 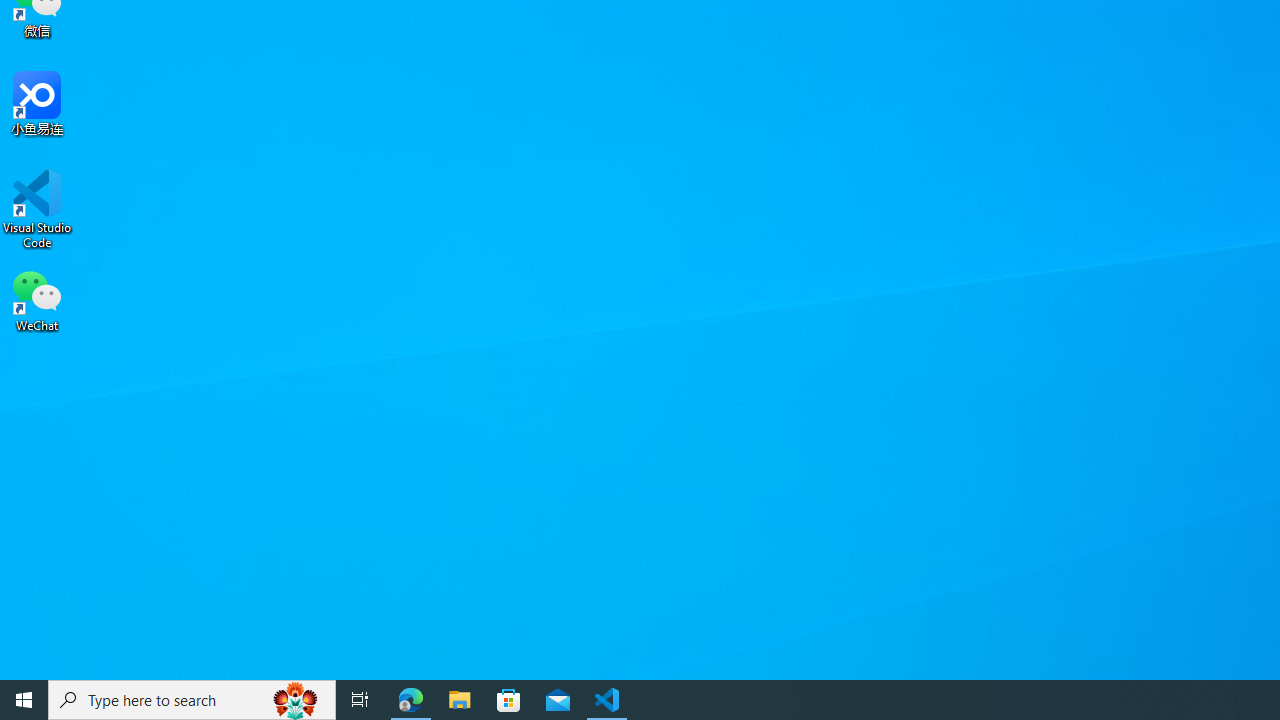 I want to click on 'Task View', so click(x=359, y=698).